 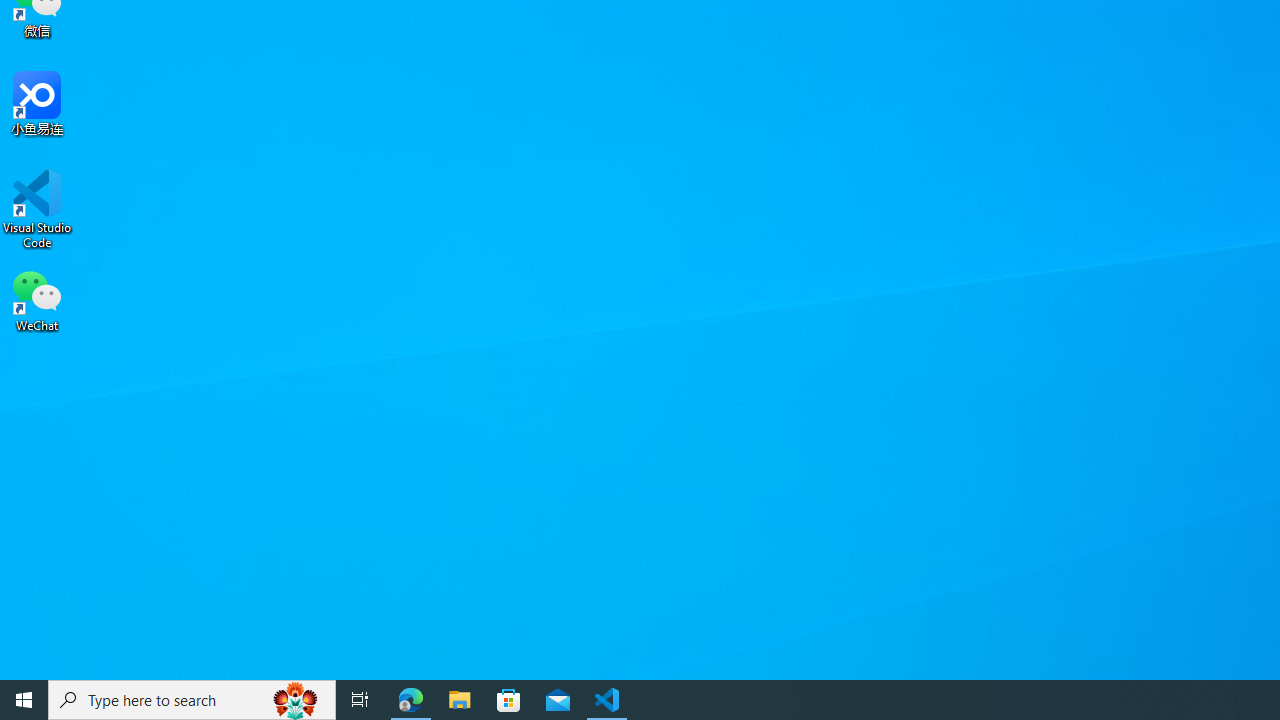 I want to click on 'Task View', so click(x=359, y=698).